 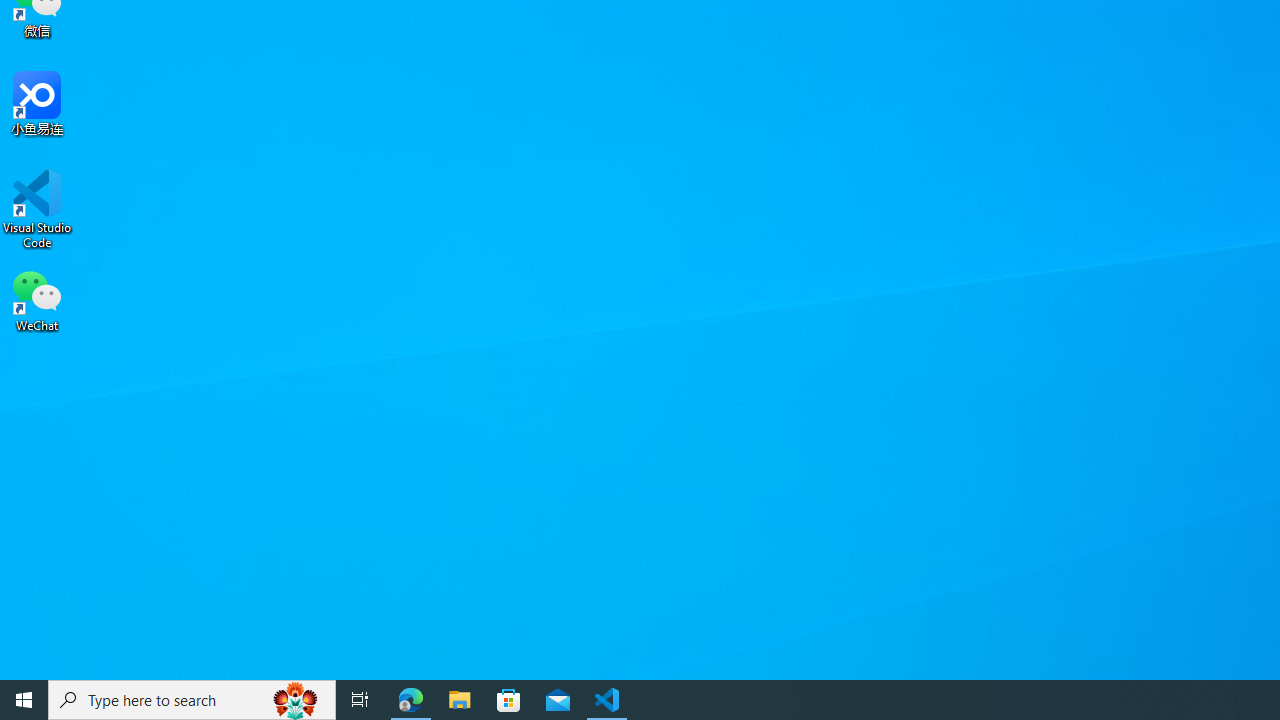 I want to click on 'Task View', so click(x=359, y=698).